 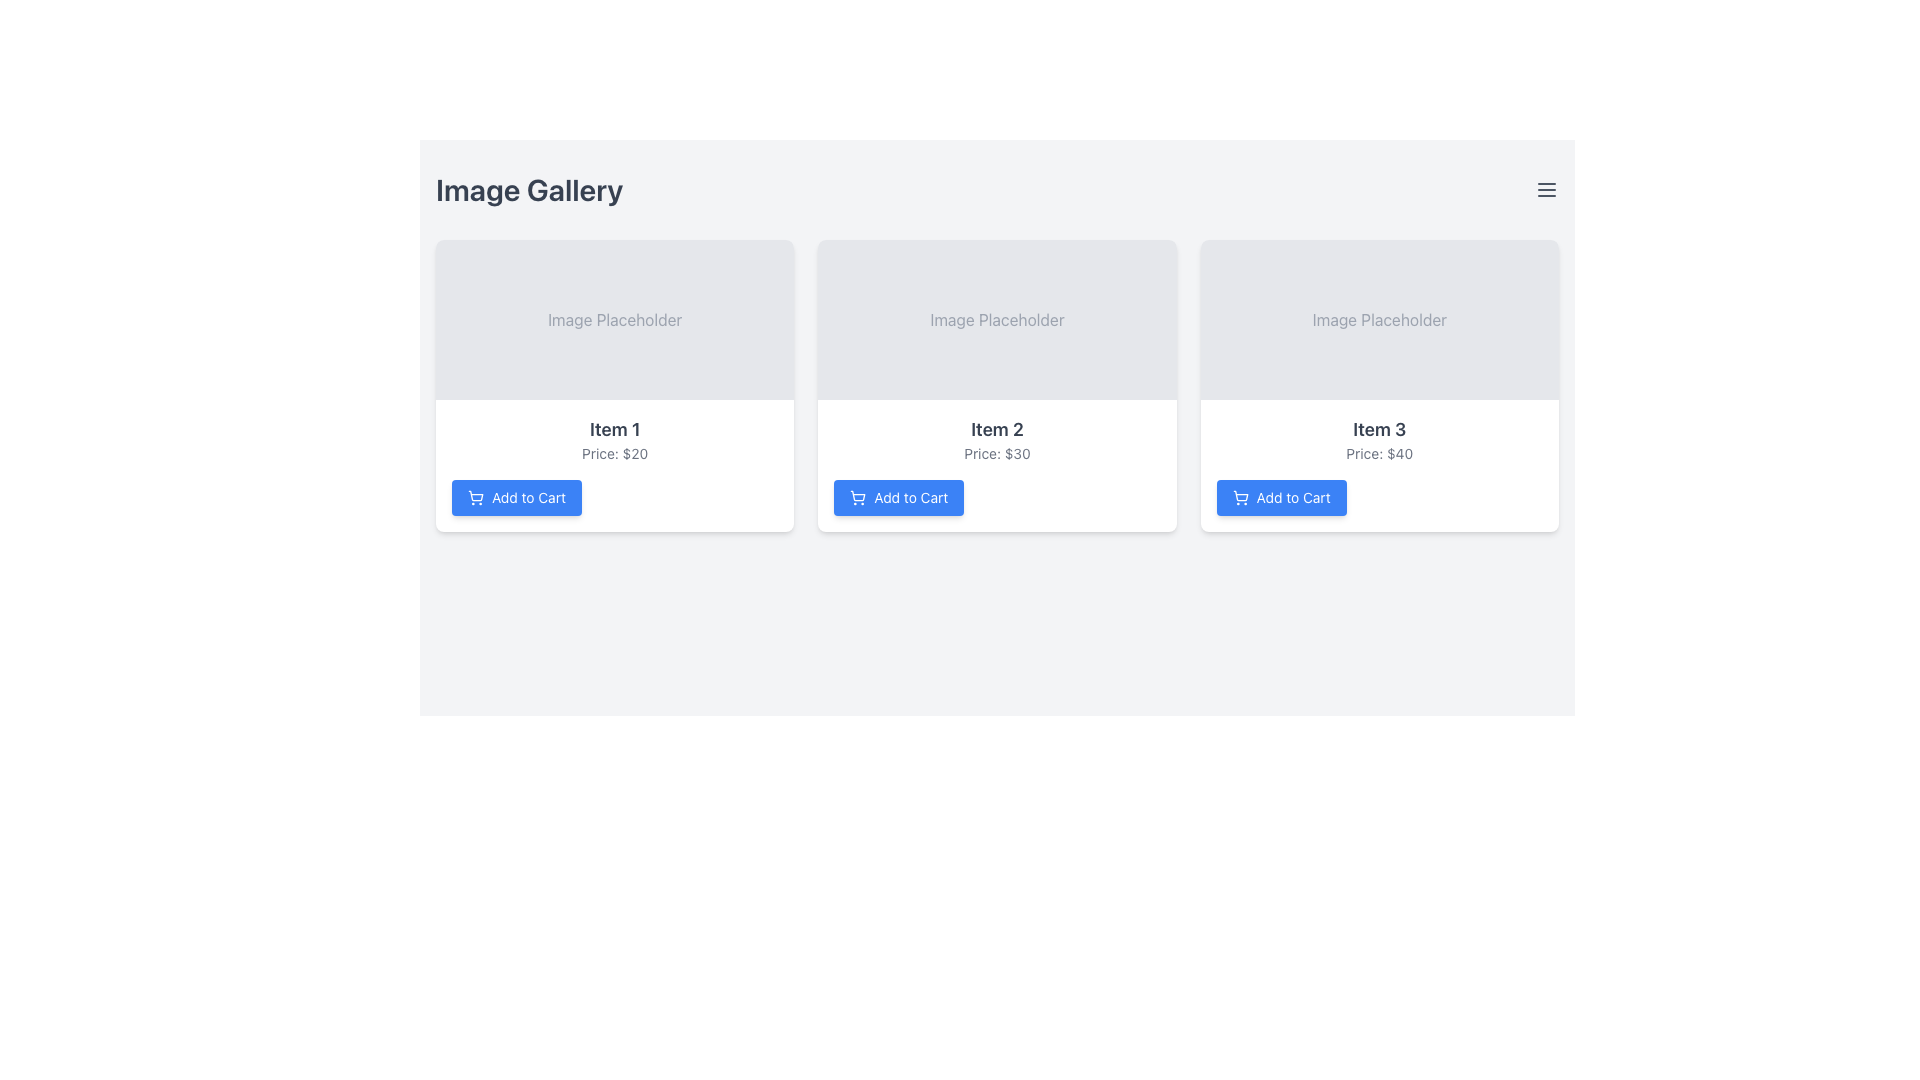 What do you see at coordinates (517, 496) in the screenshot?
I see `the 'Add to Cart' button located centrally below the 'Price: $20' text in the 'Item 1' card on the leftmost side of a three-card grid layout` at bounding box center [517, 496].